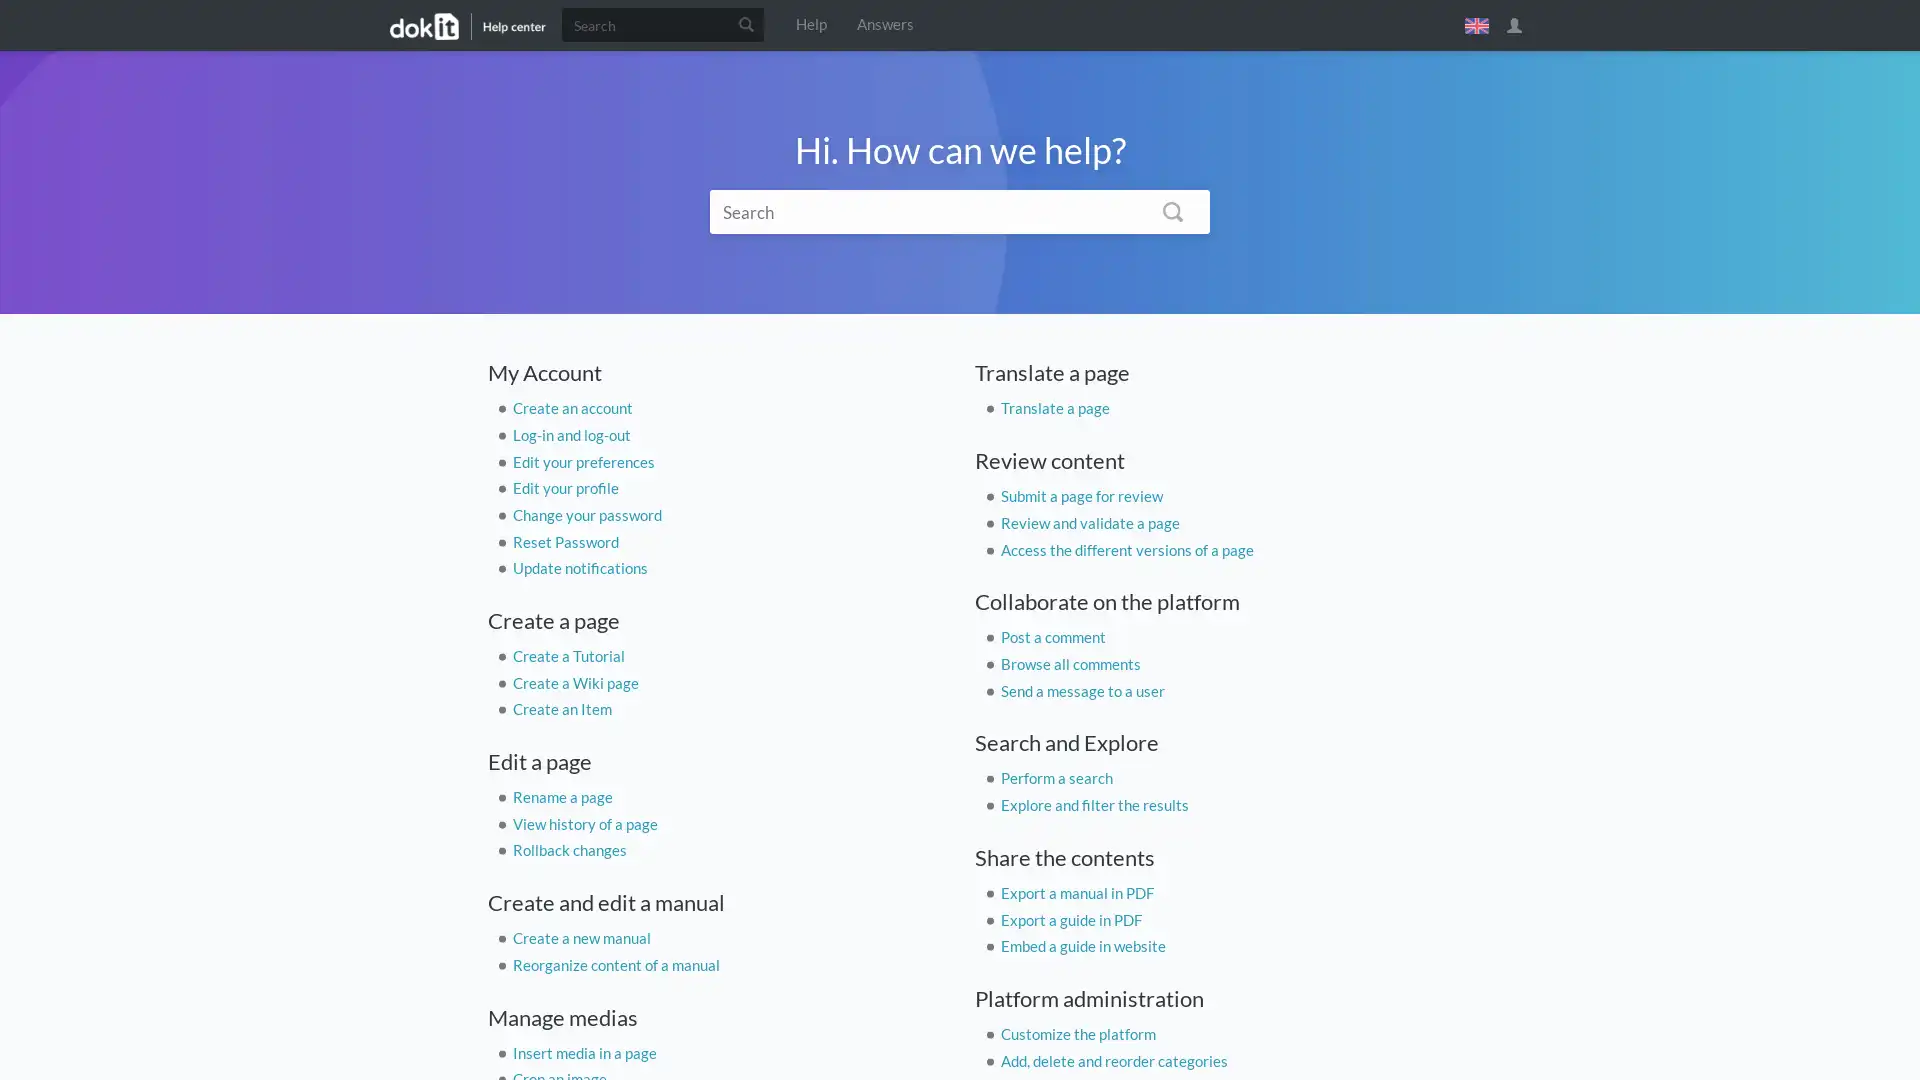  What do you see at coordinates (1172, 211) in the screenshot?
I see `Search full text` at bounding box center [1172, 211].